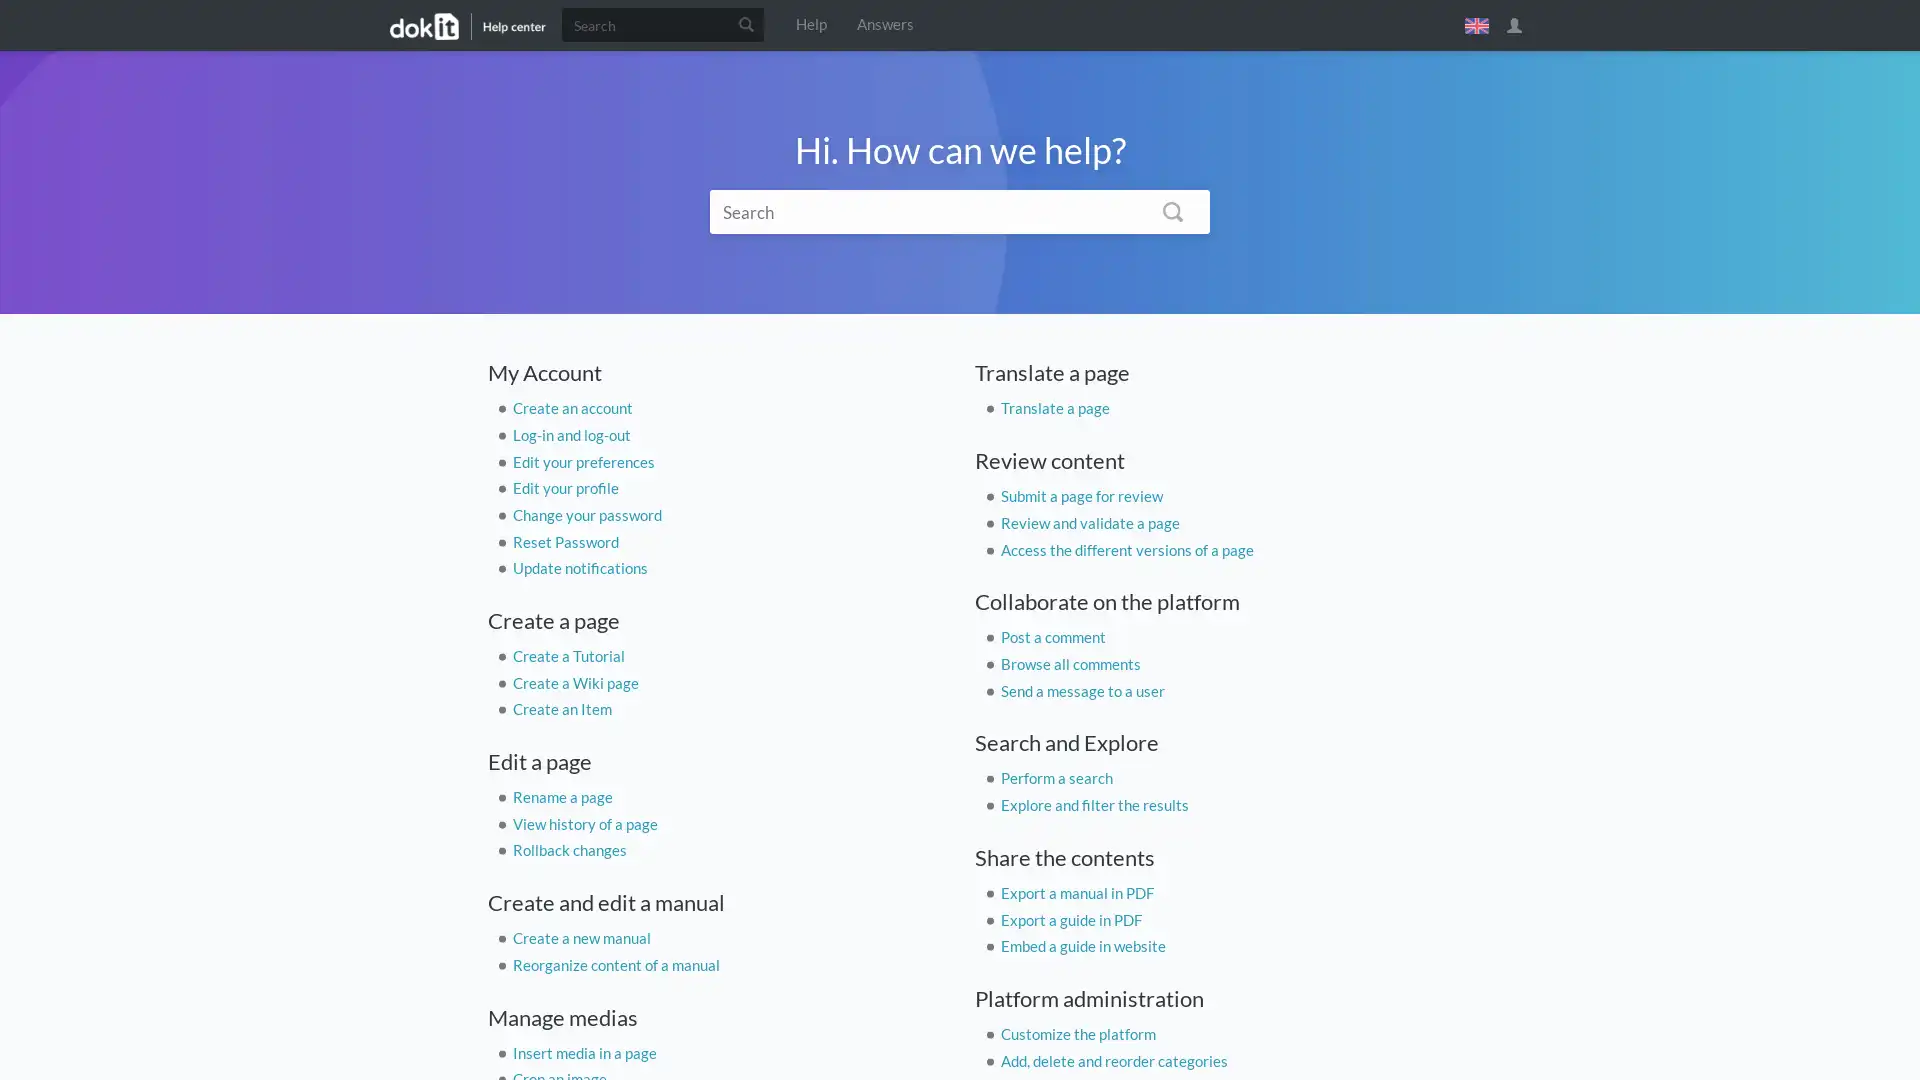  What do you see at coordinates (1172, 211) in the screenshot?
I see `Search full text` at bounding box center [1172, 211].